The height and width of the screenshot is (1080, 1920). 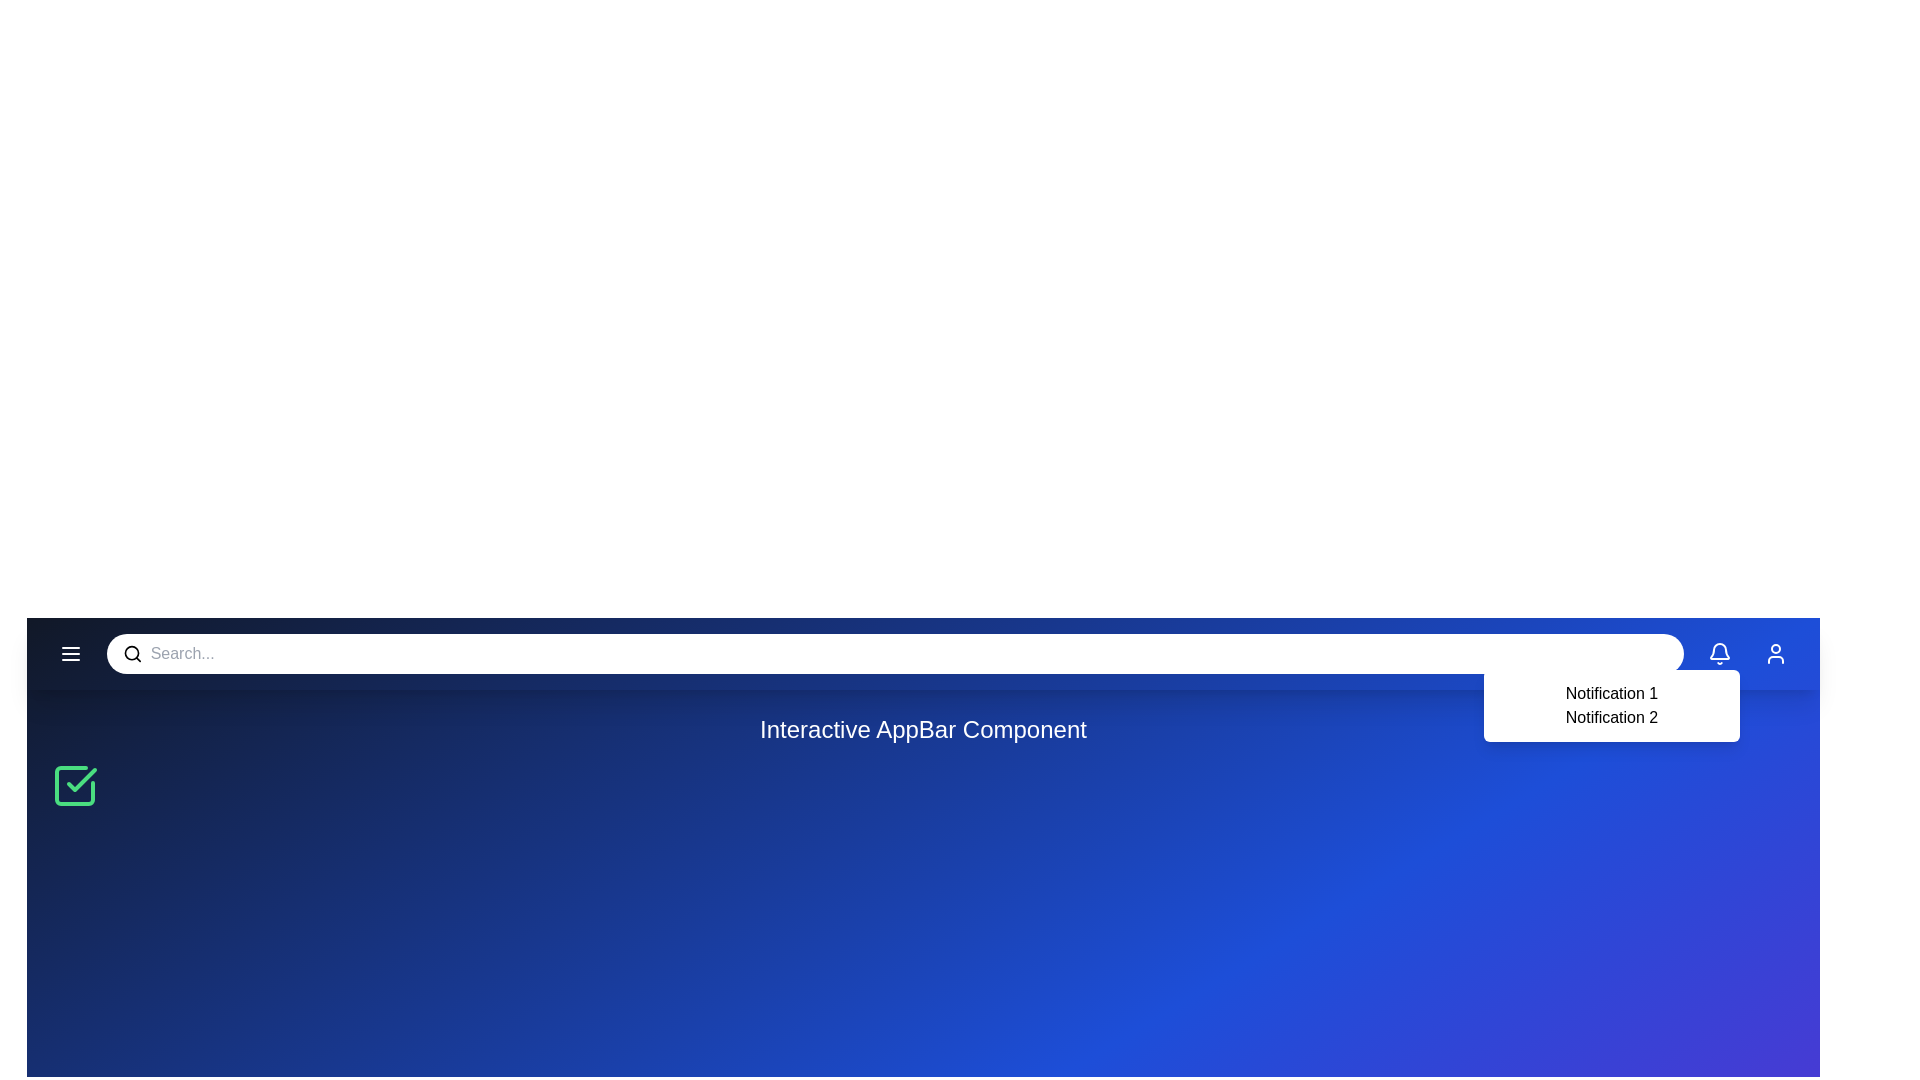 What do you see at coordinates (1718, 654) in the screenshot?
I see `the bell icon to toggle the notifications area` at bounding box center [1718, 654].